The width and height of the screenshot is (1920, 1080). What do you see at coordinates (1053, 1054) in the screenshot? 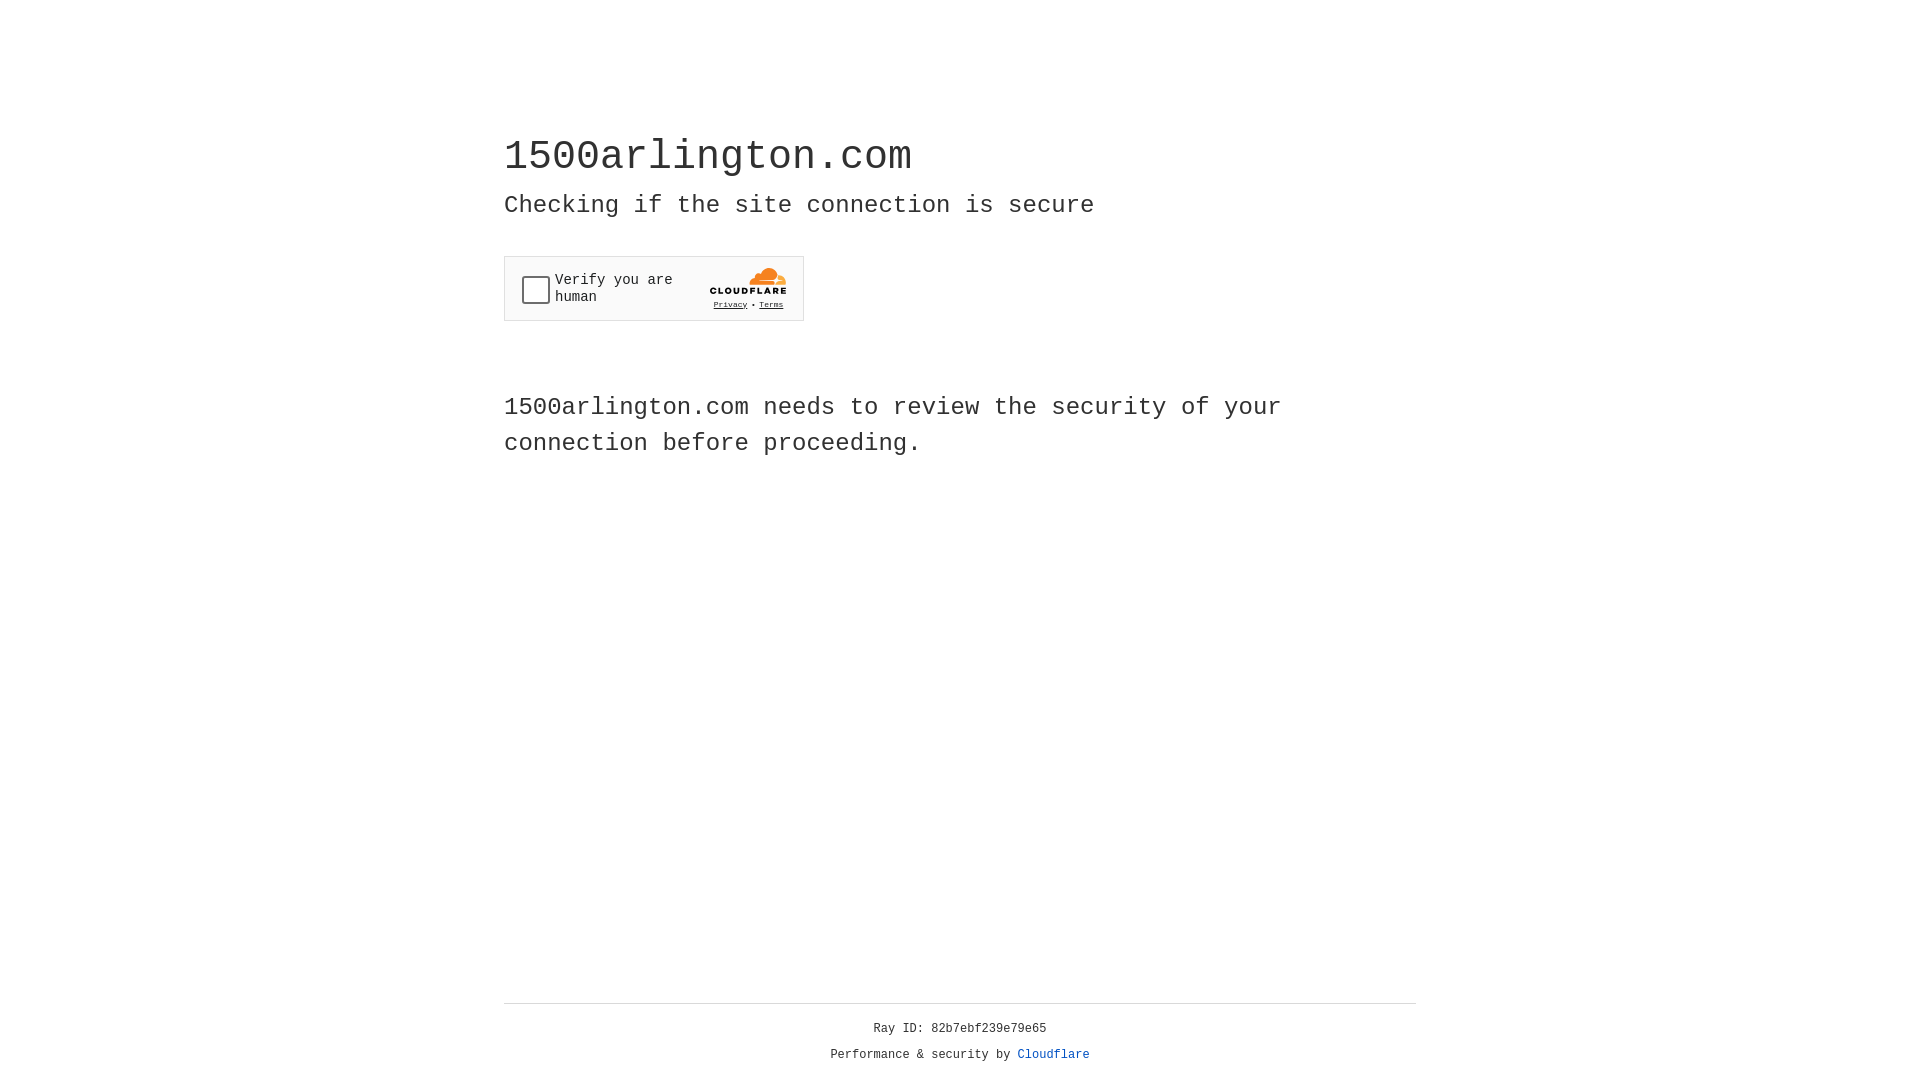
I see `'Cloudflare'` at bounding box center [1053, 1054].